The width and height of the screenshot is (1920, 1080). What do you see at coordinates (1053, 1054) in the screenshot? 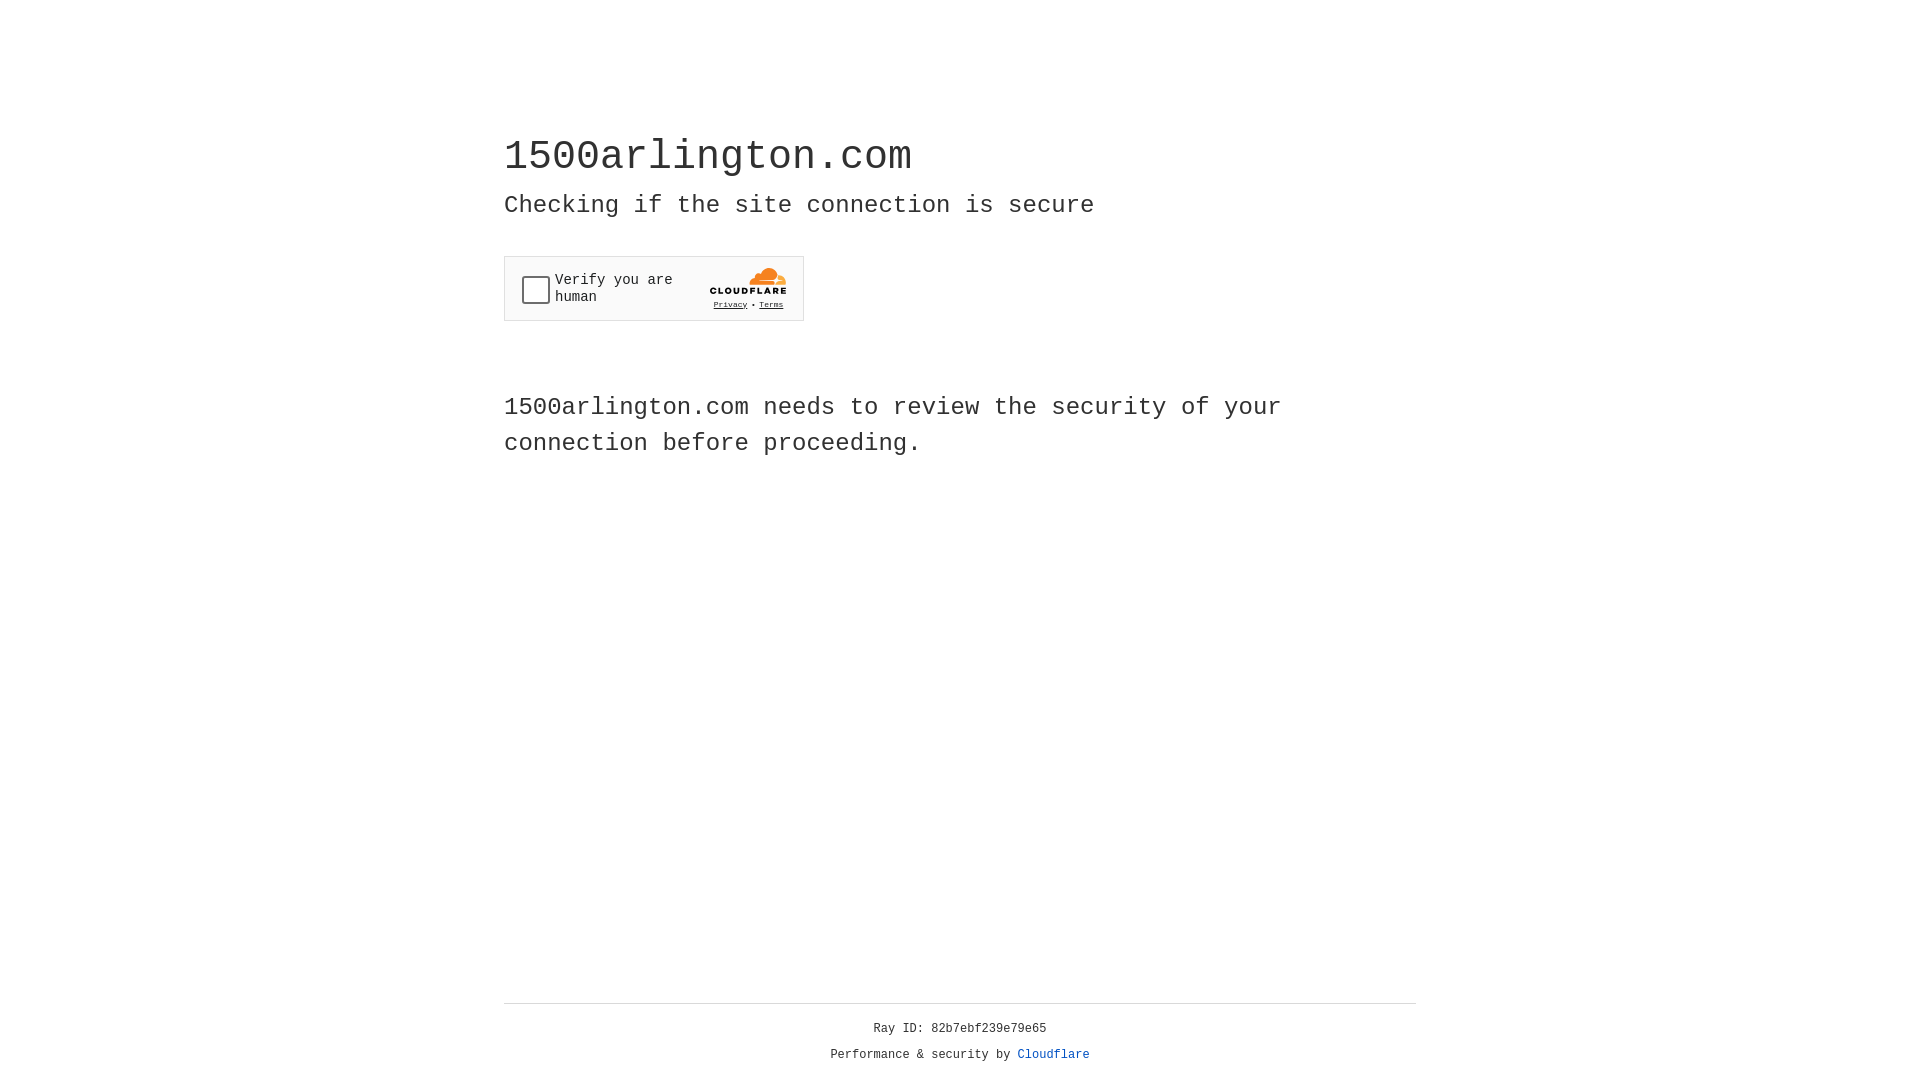
I see `'Cloudflare'` at bounding box center [1053, 1054].